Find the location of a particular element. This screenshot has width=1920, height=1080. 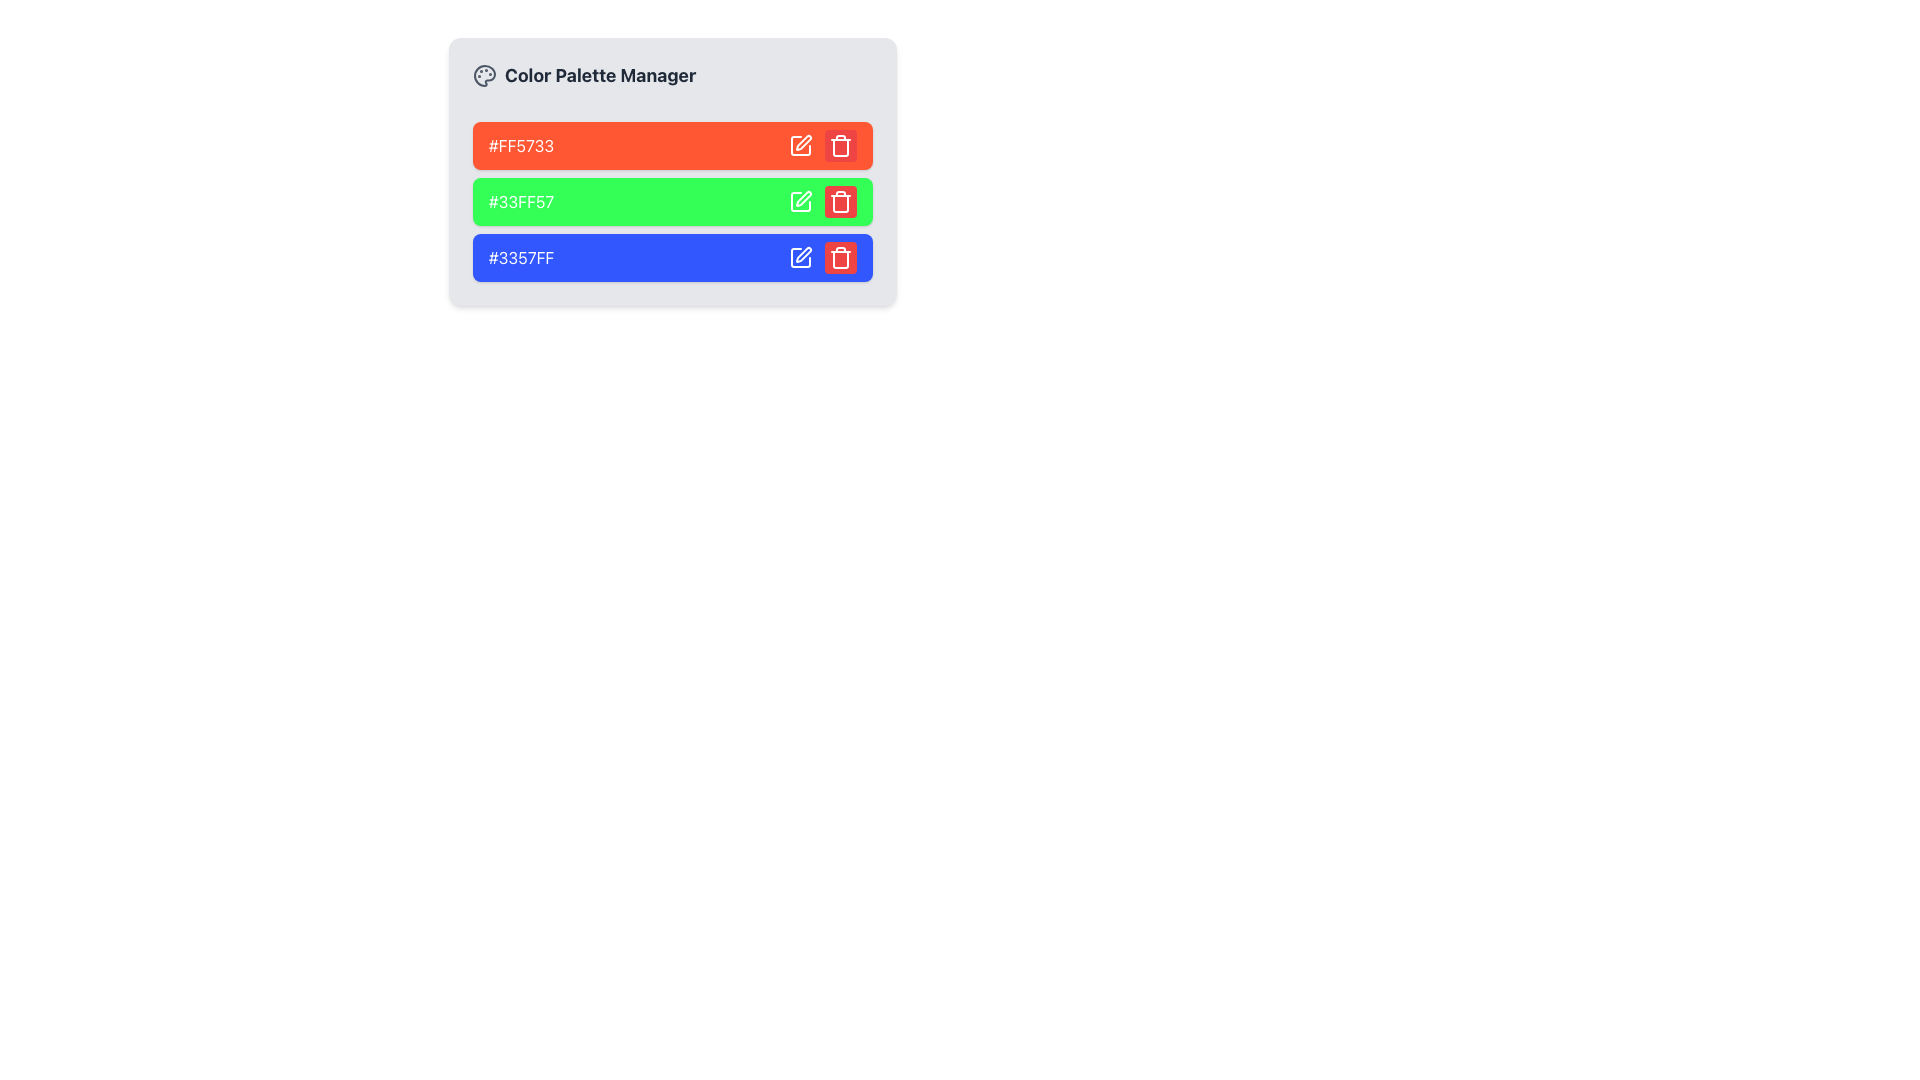

the delete button, which is a small rounded button with a red background and a trash icon, located in the rightmost section of the action toolbar labeled '#3357FF' is located at coordinates (840, 257).